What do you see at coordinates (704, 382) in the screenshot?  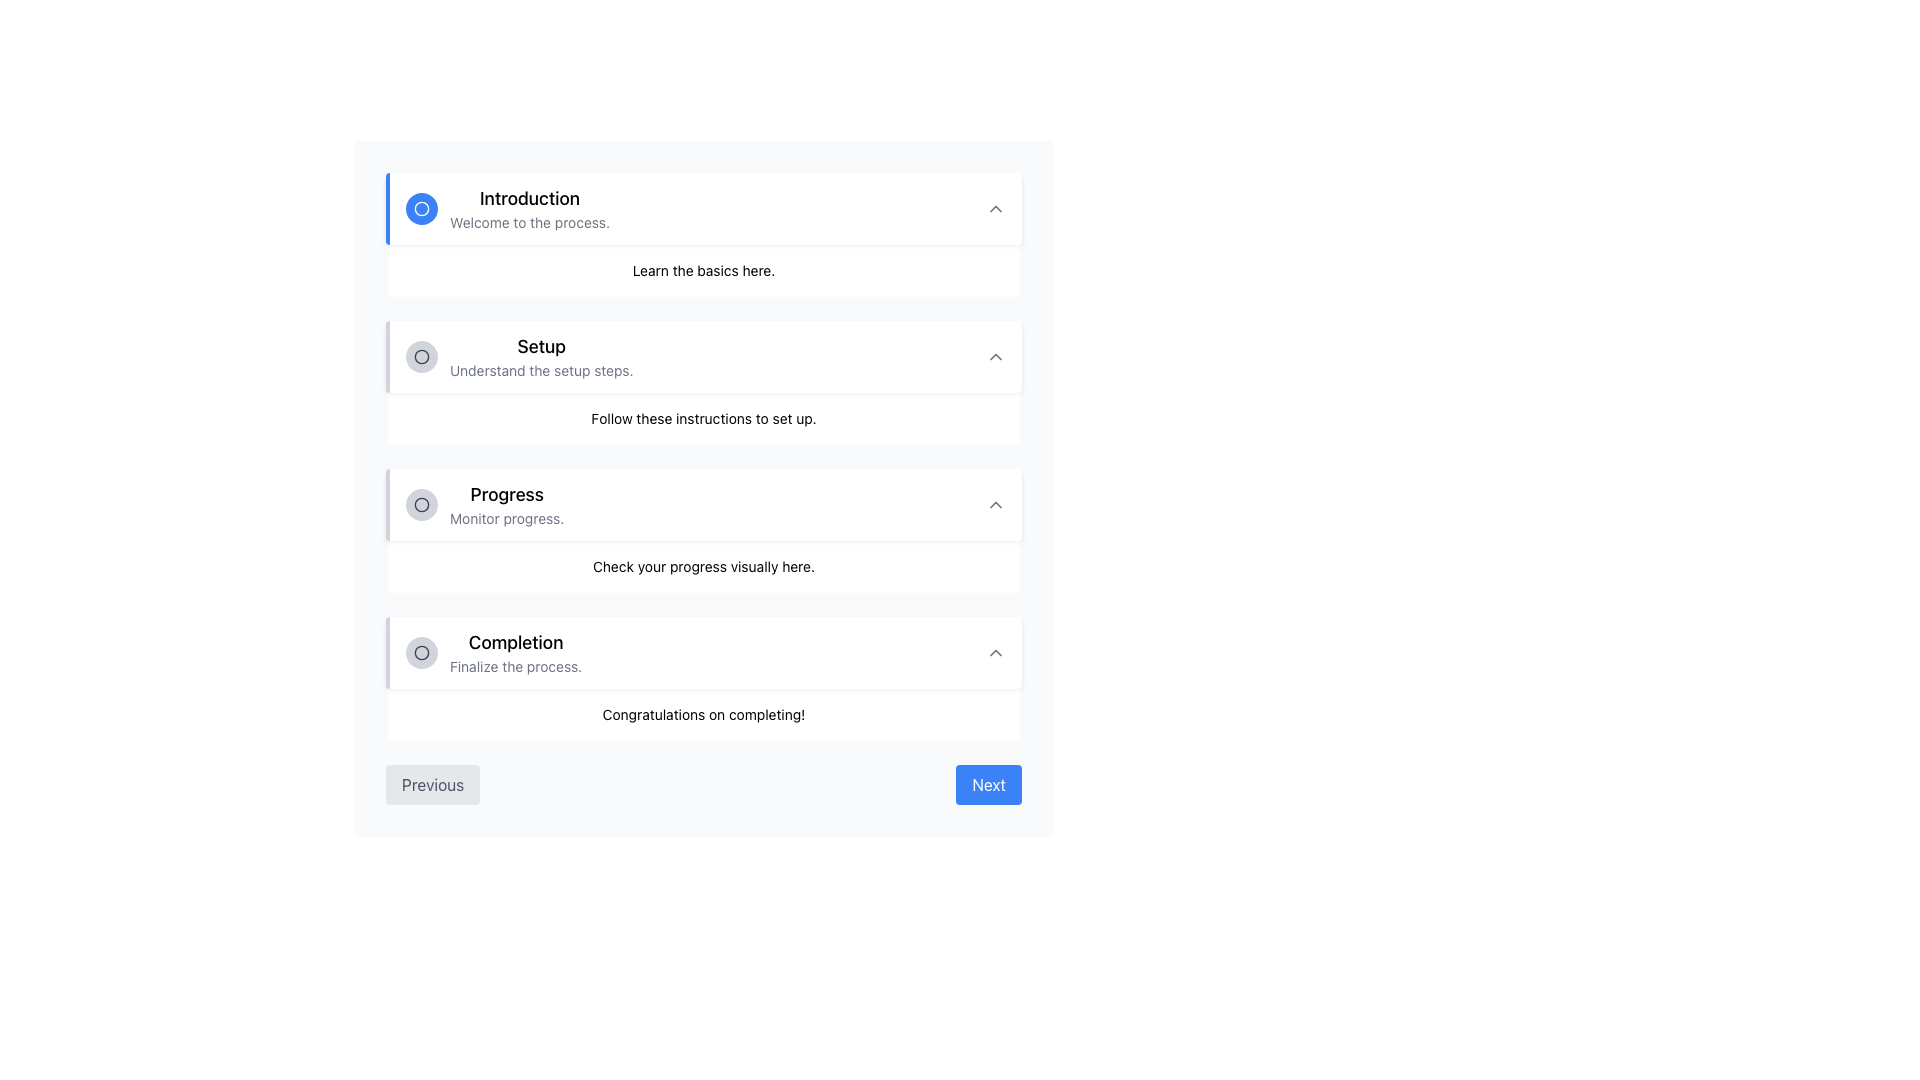 I see `the Informative Section located centrally within the 'Setup' section of the multi-step guidance interface, which presents setup step information and detailed instructions` at bounding box center [704, 382].